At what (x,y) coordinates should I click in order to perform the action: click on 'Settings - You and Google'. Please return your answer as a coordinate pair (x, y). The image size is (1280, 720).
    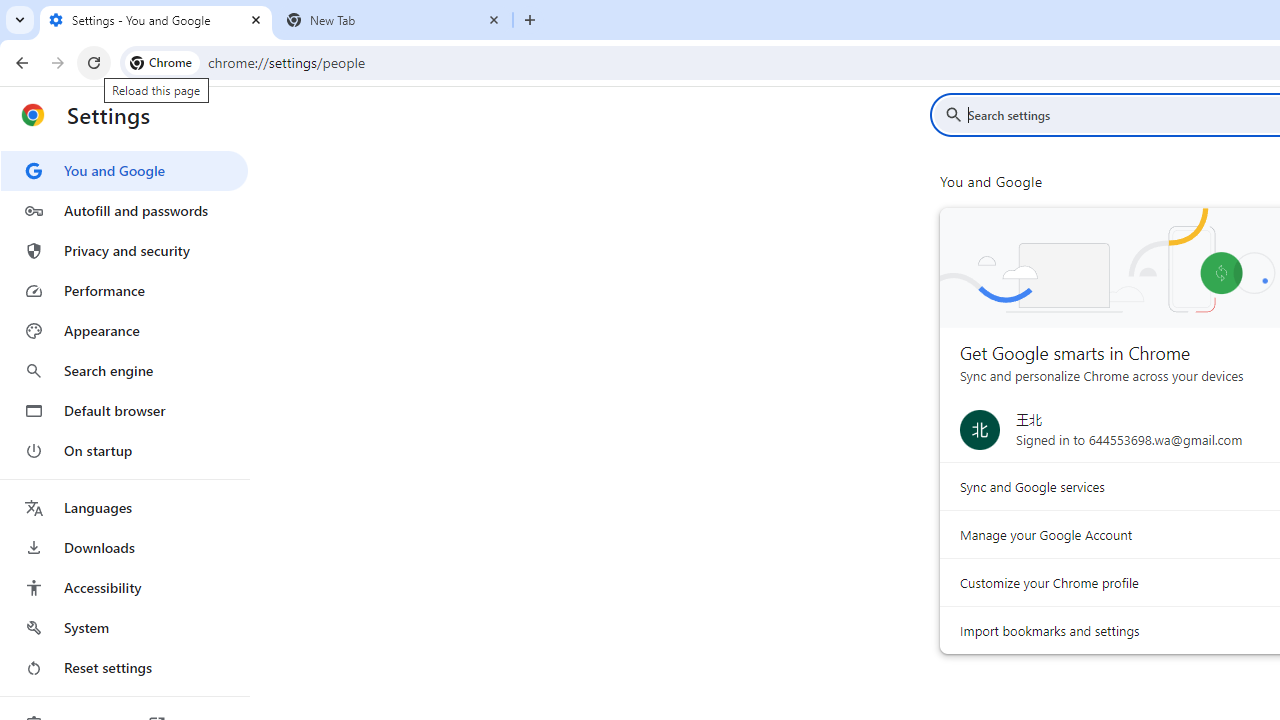
    Looking at the image, I should click on (155, 20).